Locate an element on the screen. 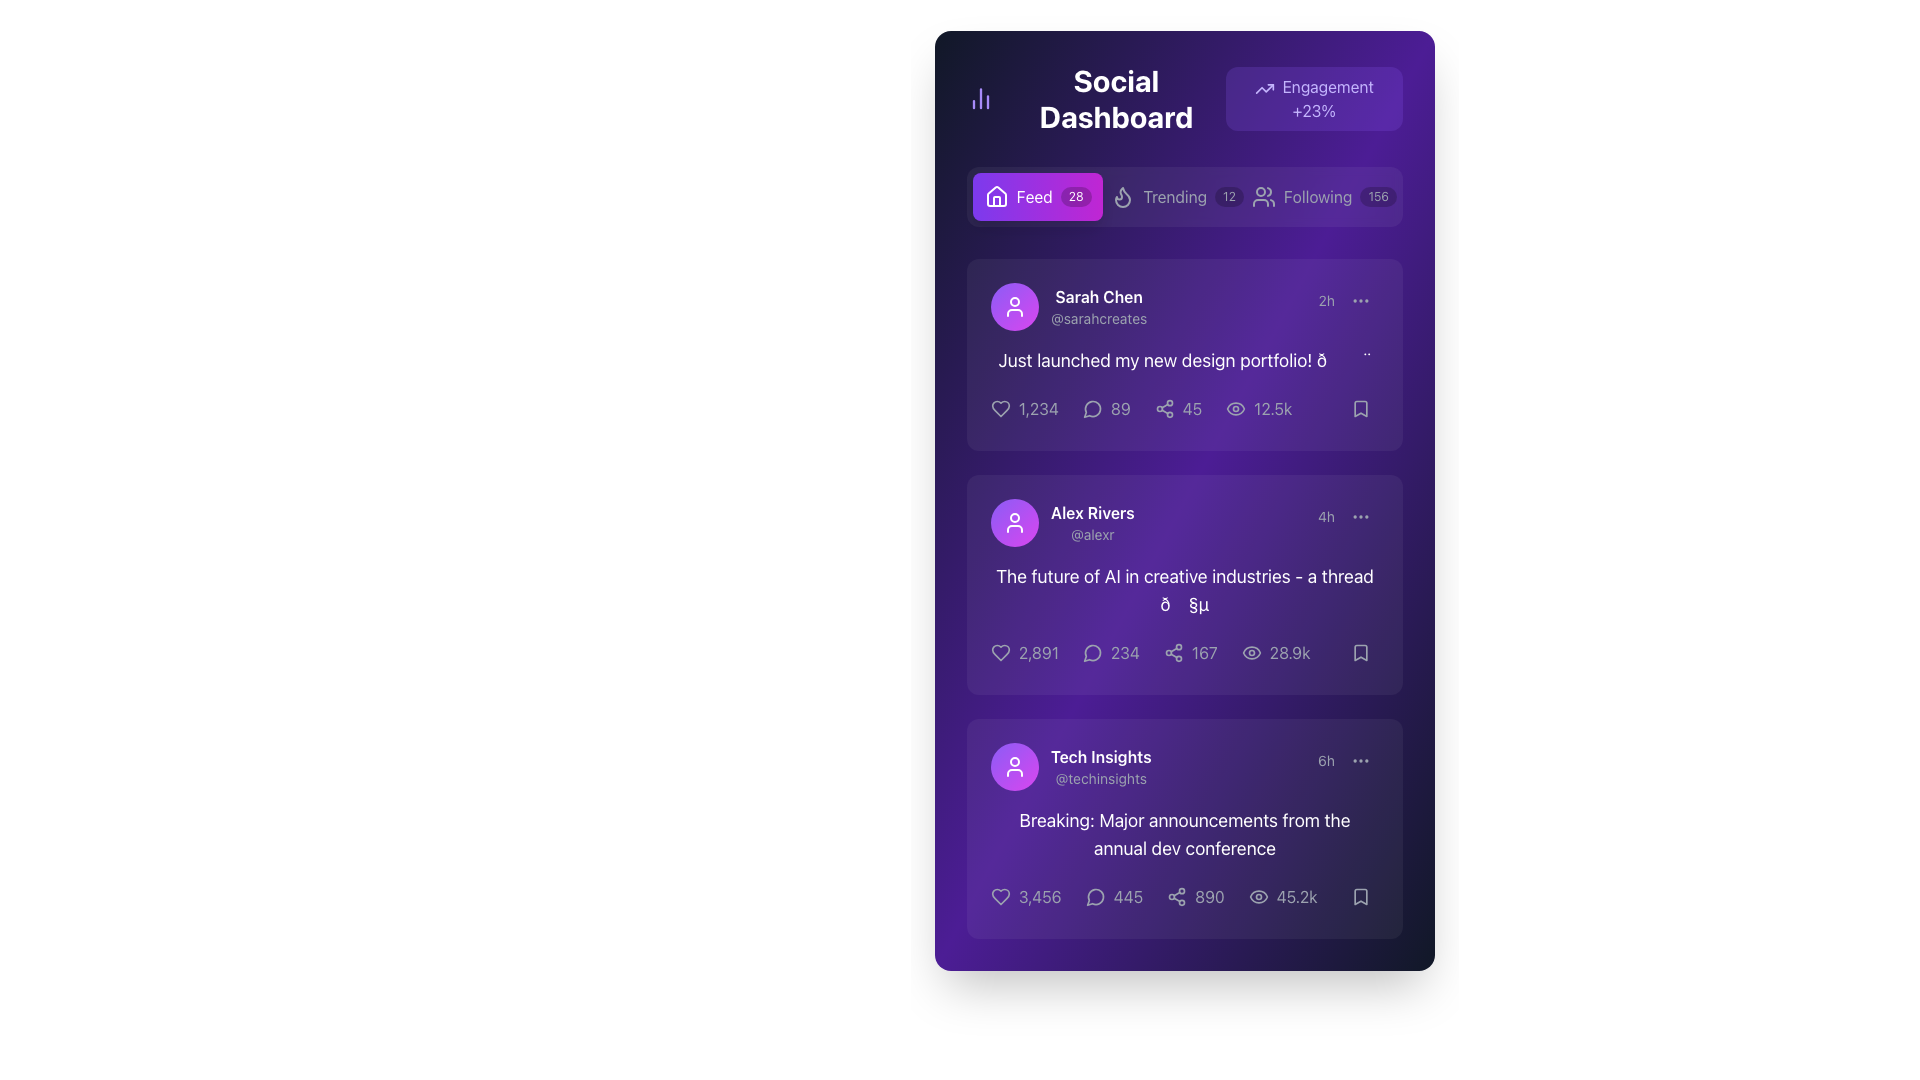 This screenshot has width=1920, height=1080. the text label that displays the number of shares for the associated post, located at the bottom section of the third card in the vertical feed layout, positioned to the right of the share icon and to the left of the view count indicator is located at coordinates (1208, 896).